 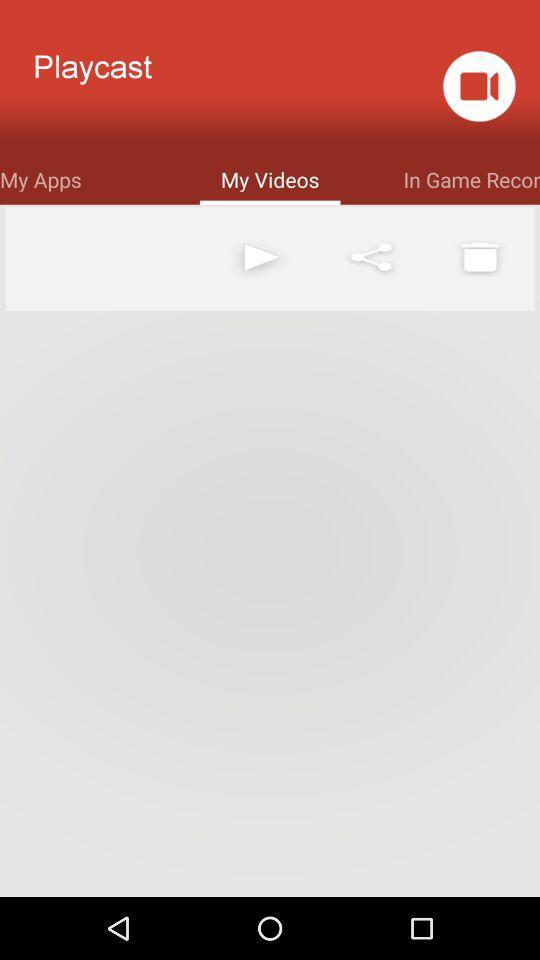 What do you see at coordinates (478, 92) in the screenshot?
I see `the videocam icon` at bounding box center [478, 92].